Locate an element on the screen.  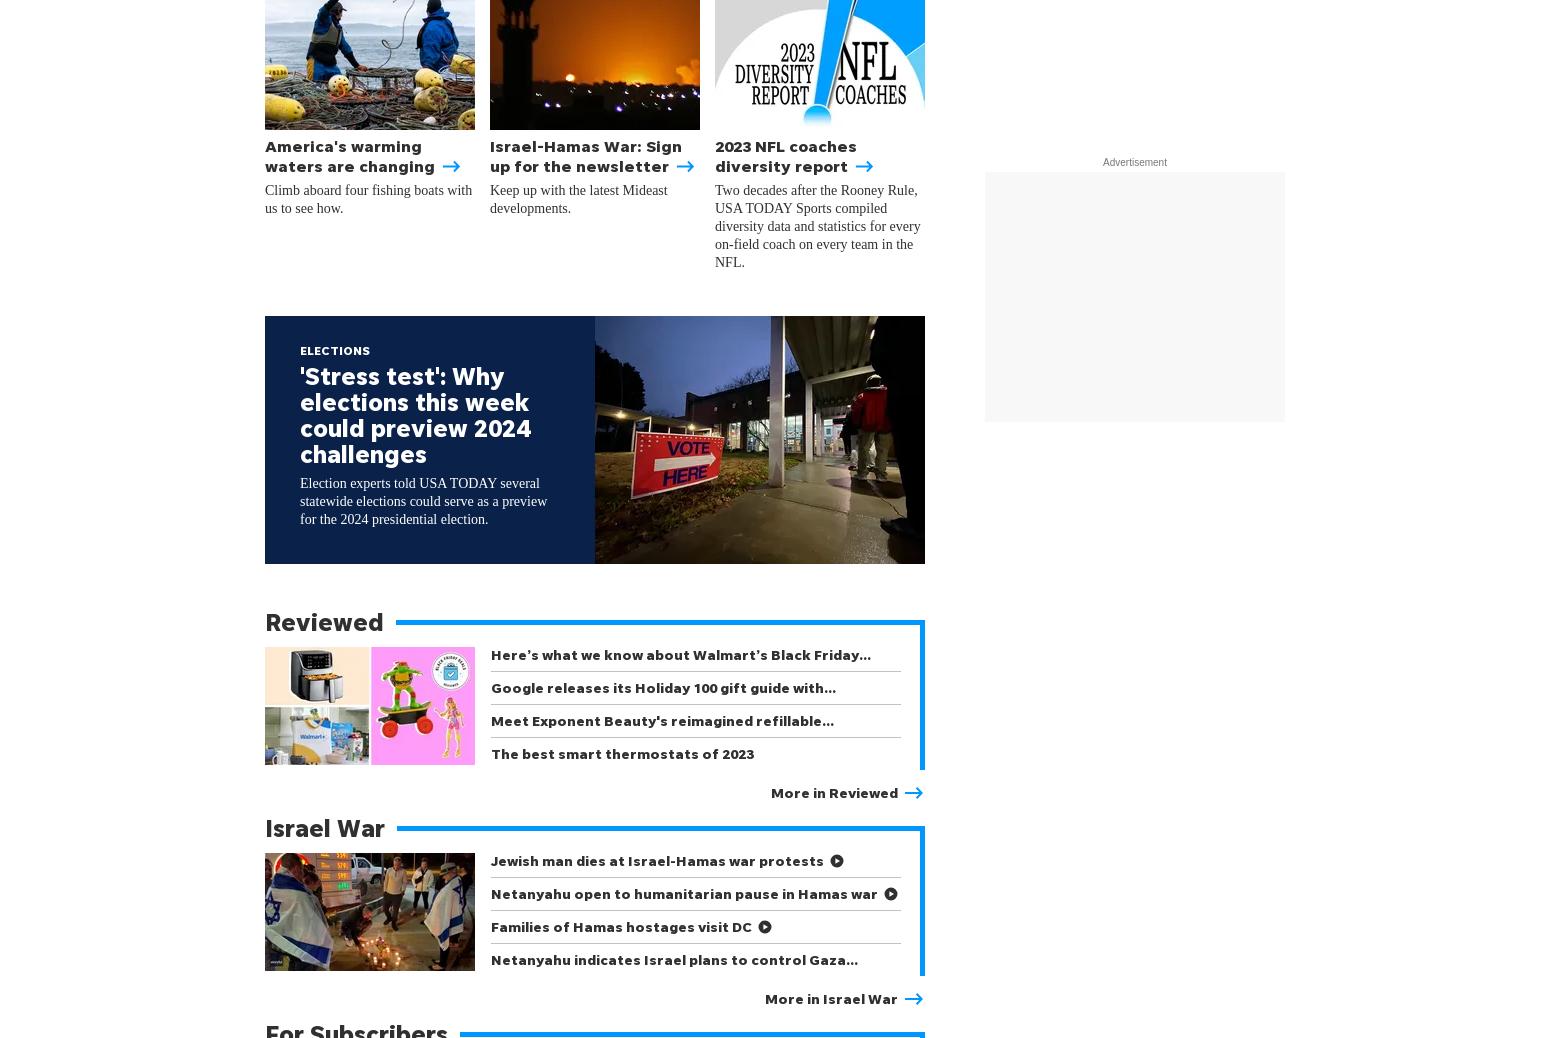
'Netanyahu open to humanitarian pause in Hamas war' is located at coordinates (683, 893).